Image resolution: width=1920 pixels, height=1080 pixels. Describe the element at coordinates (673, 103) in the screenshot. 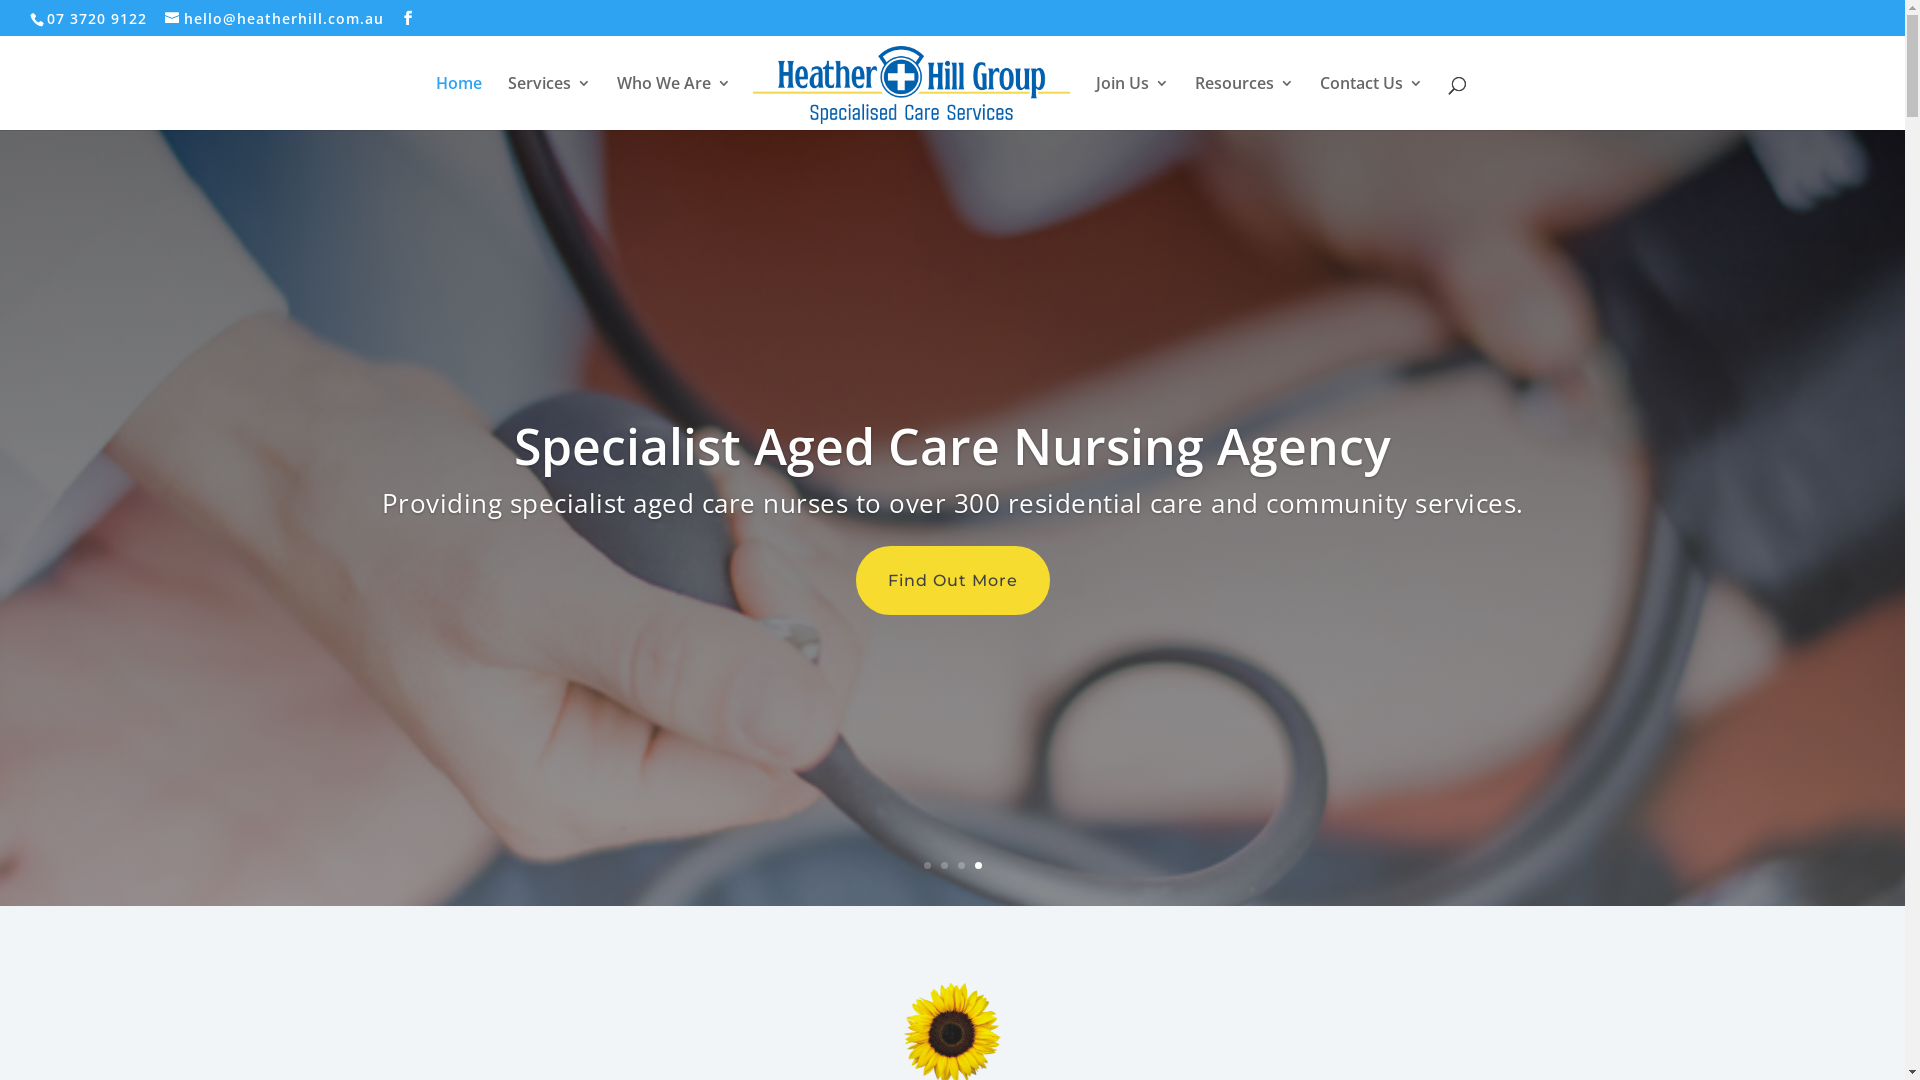

I see `'Who We Are'` at that location.